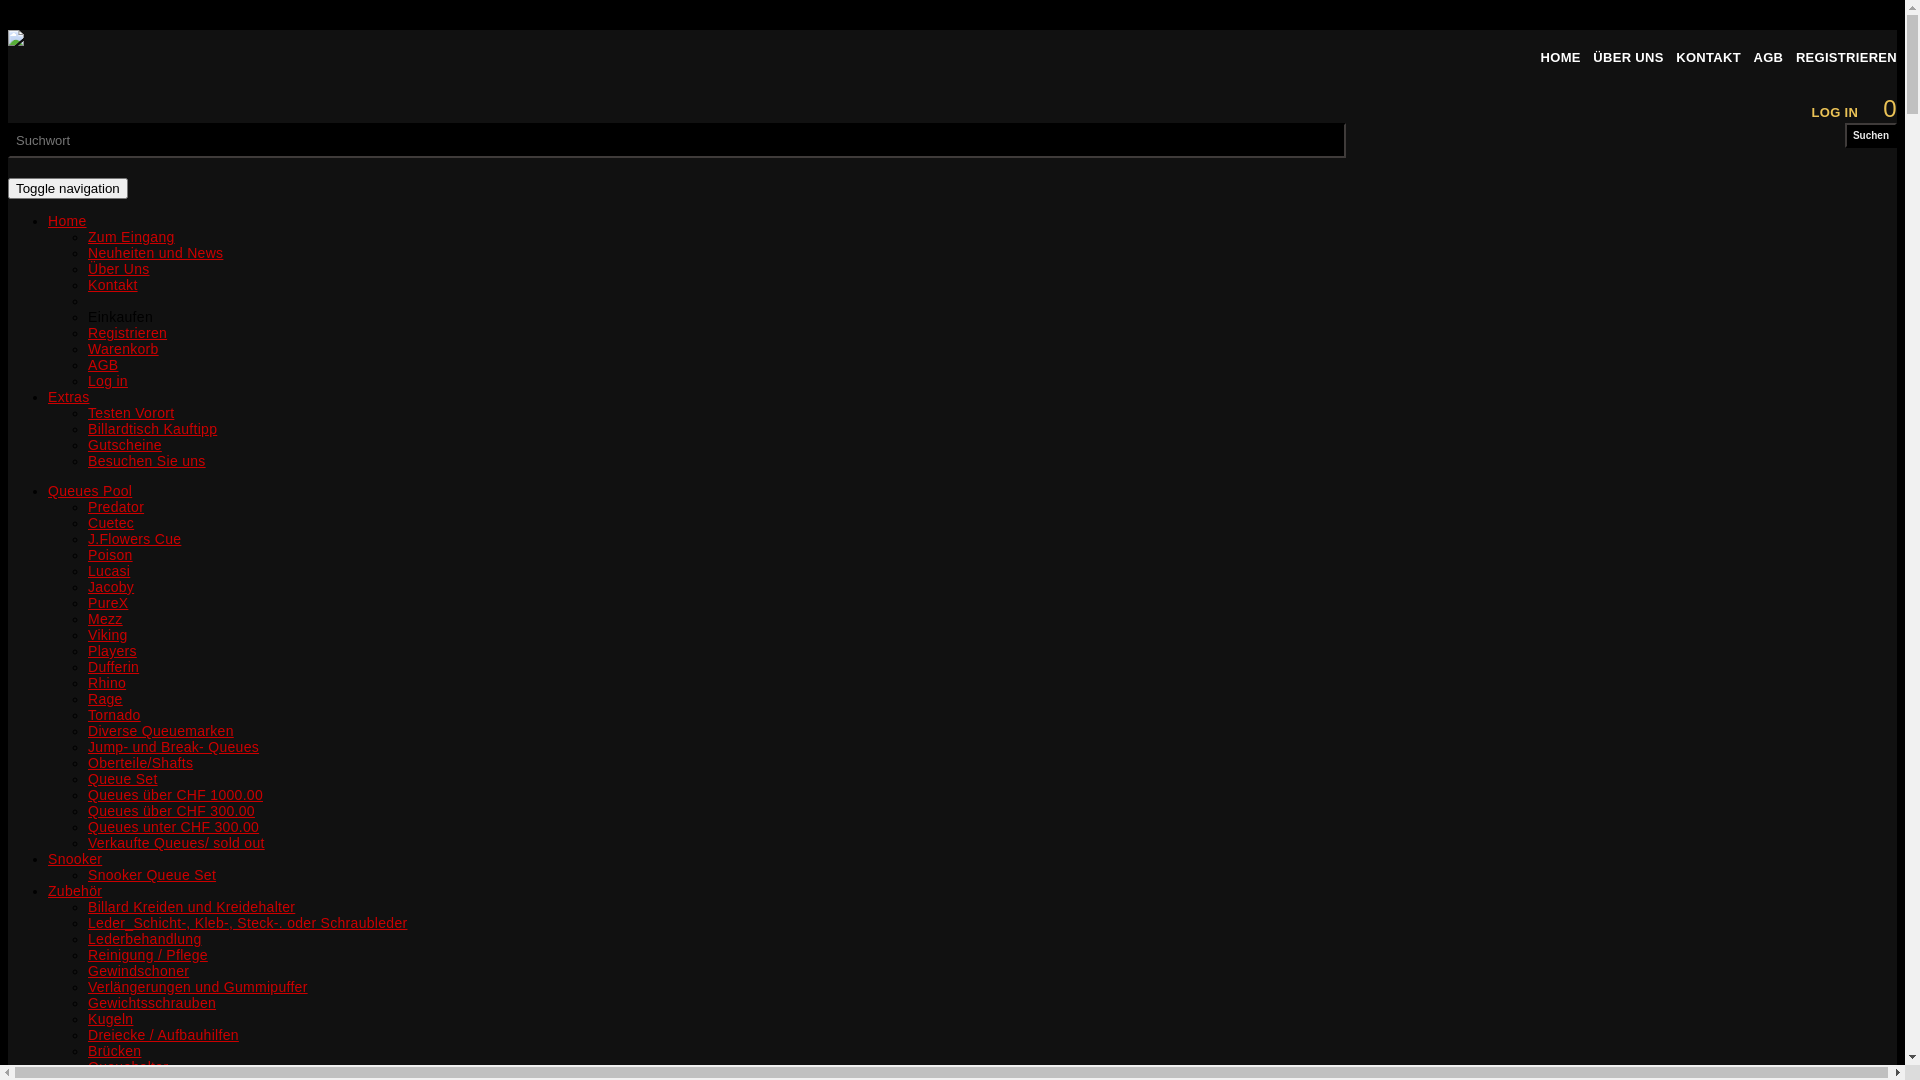 The width and height of the screenshot is (1920, 1080). I want to click on 'Snooker', so click(75, 858).